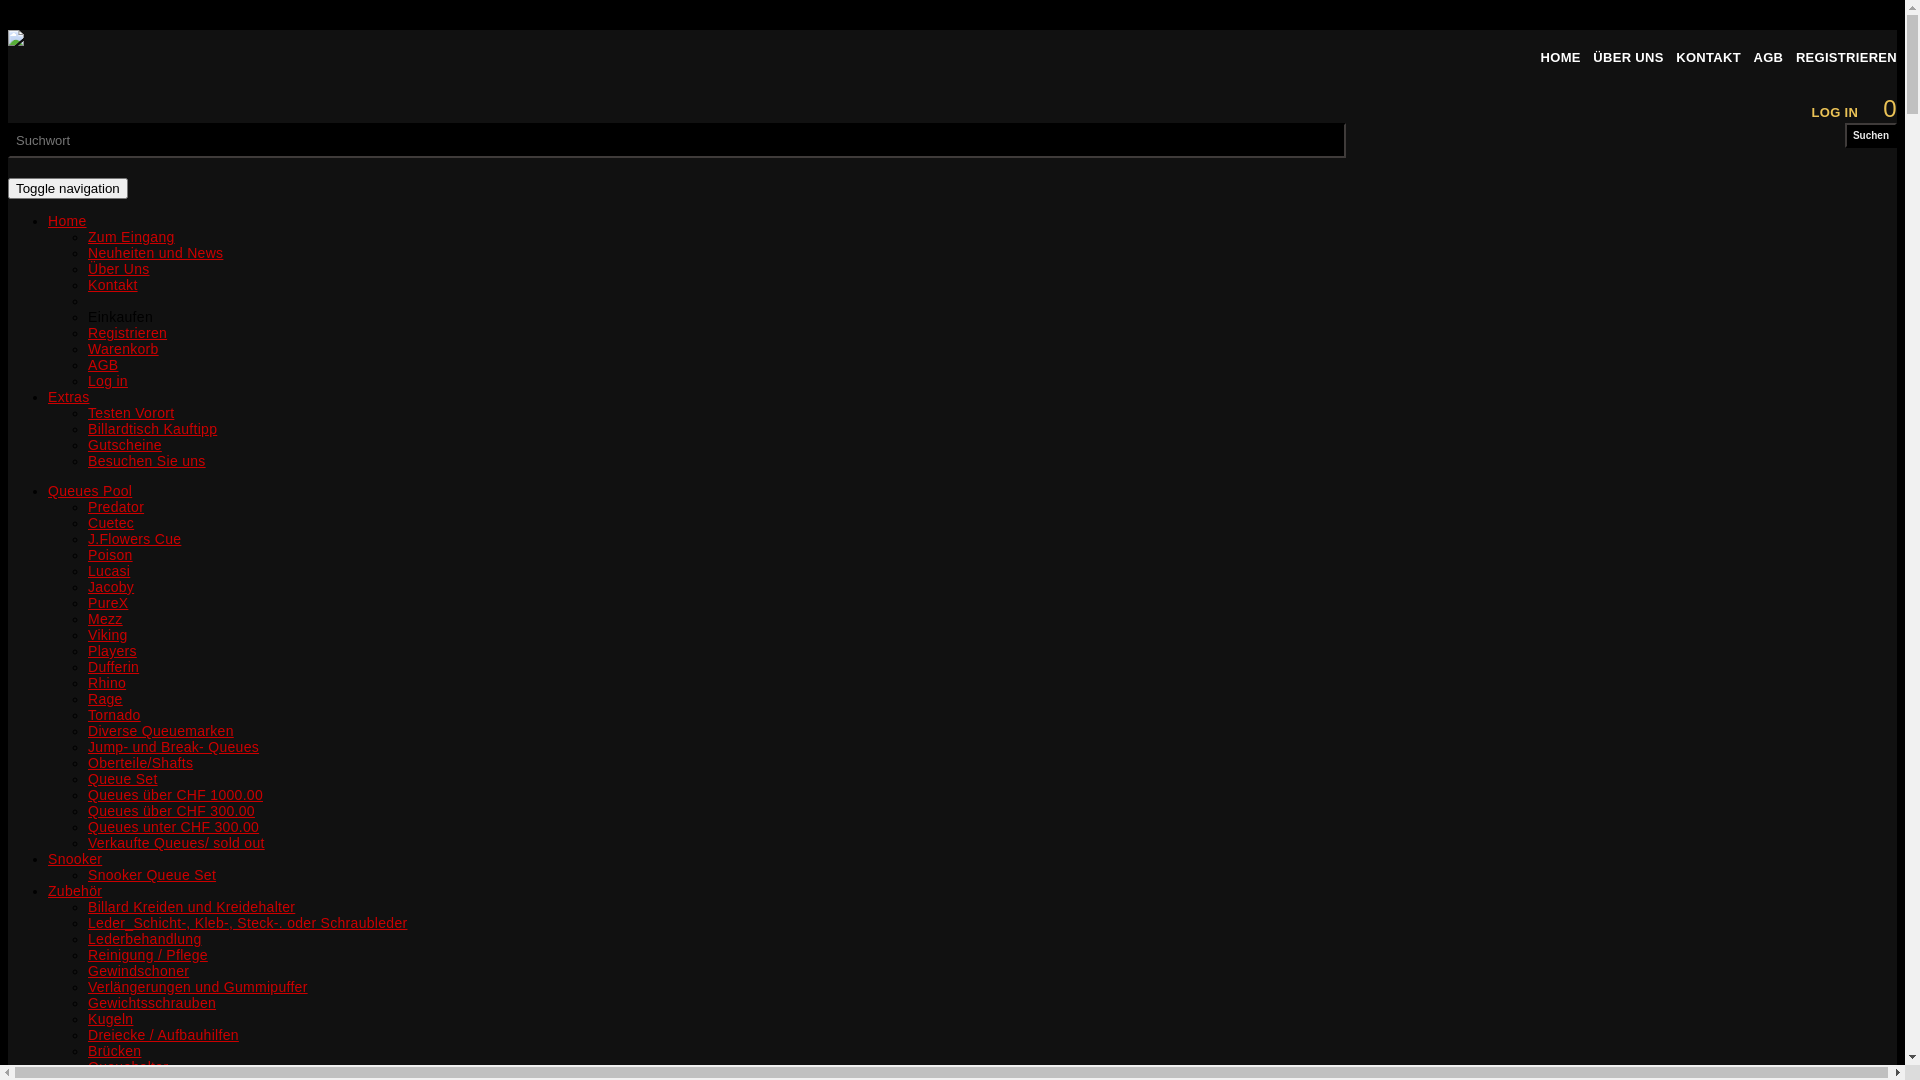 The width and height of the screenshot is (1920, 1080). I want to click on 'Snooker', so click(75, 858).